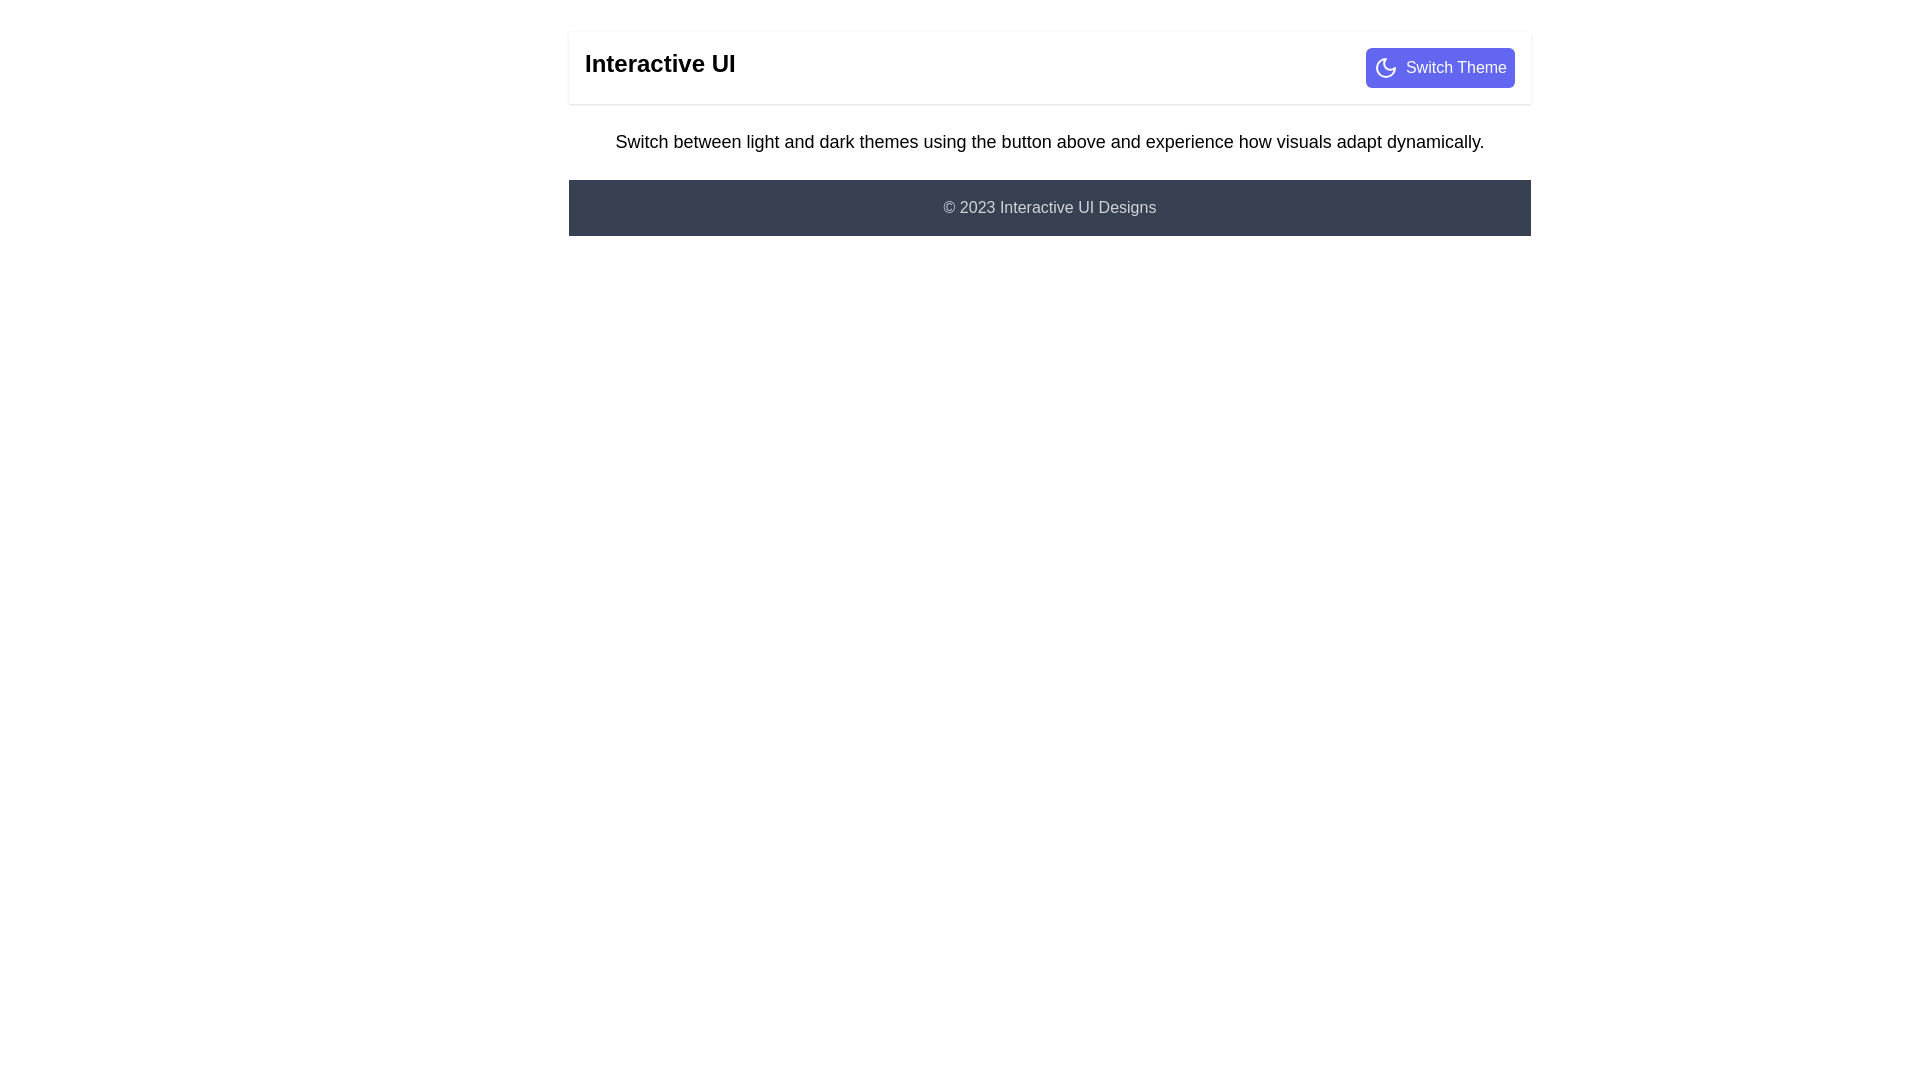 This screenshot has height=1080, width=1920. What do you see at coordinates (1384, 67) in the screenshot?
I see `attributes of the Crescent Moon icon, which indicates nighttime mode and is located in the top bar towards the right side, next to the 'Switch Theme' button` at bounding box center [1384, 67].